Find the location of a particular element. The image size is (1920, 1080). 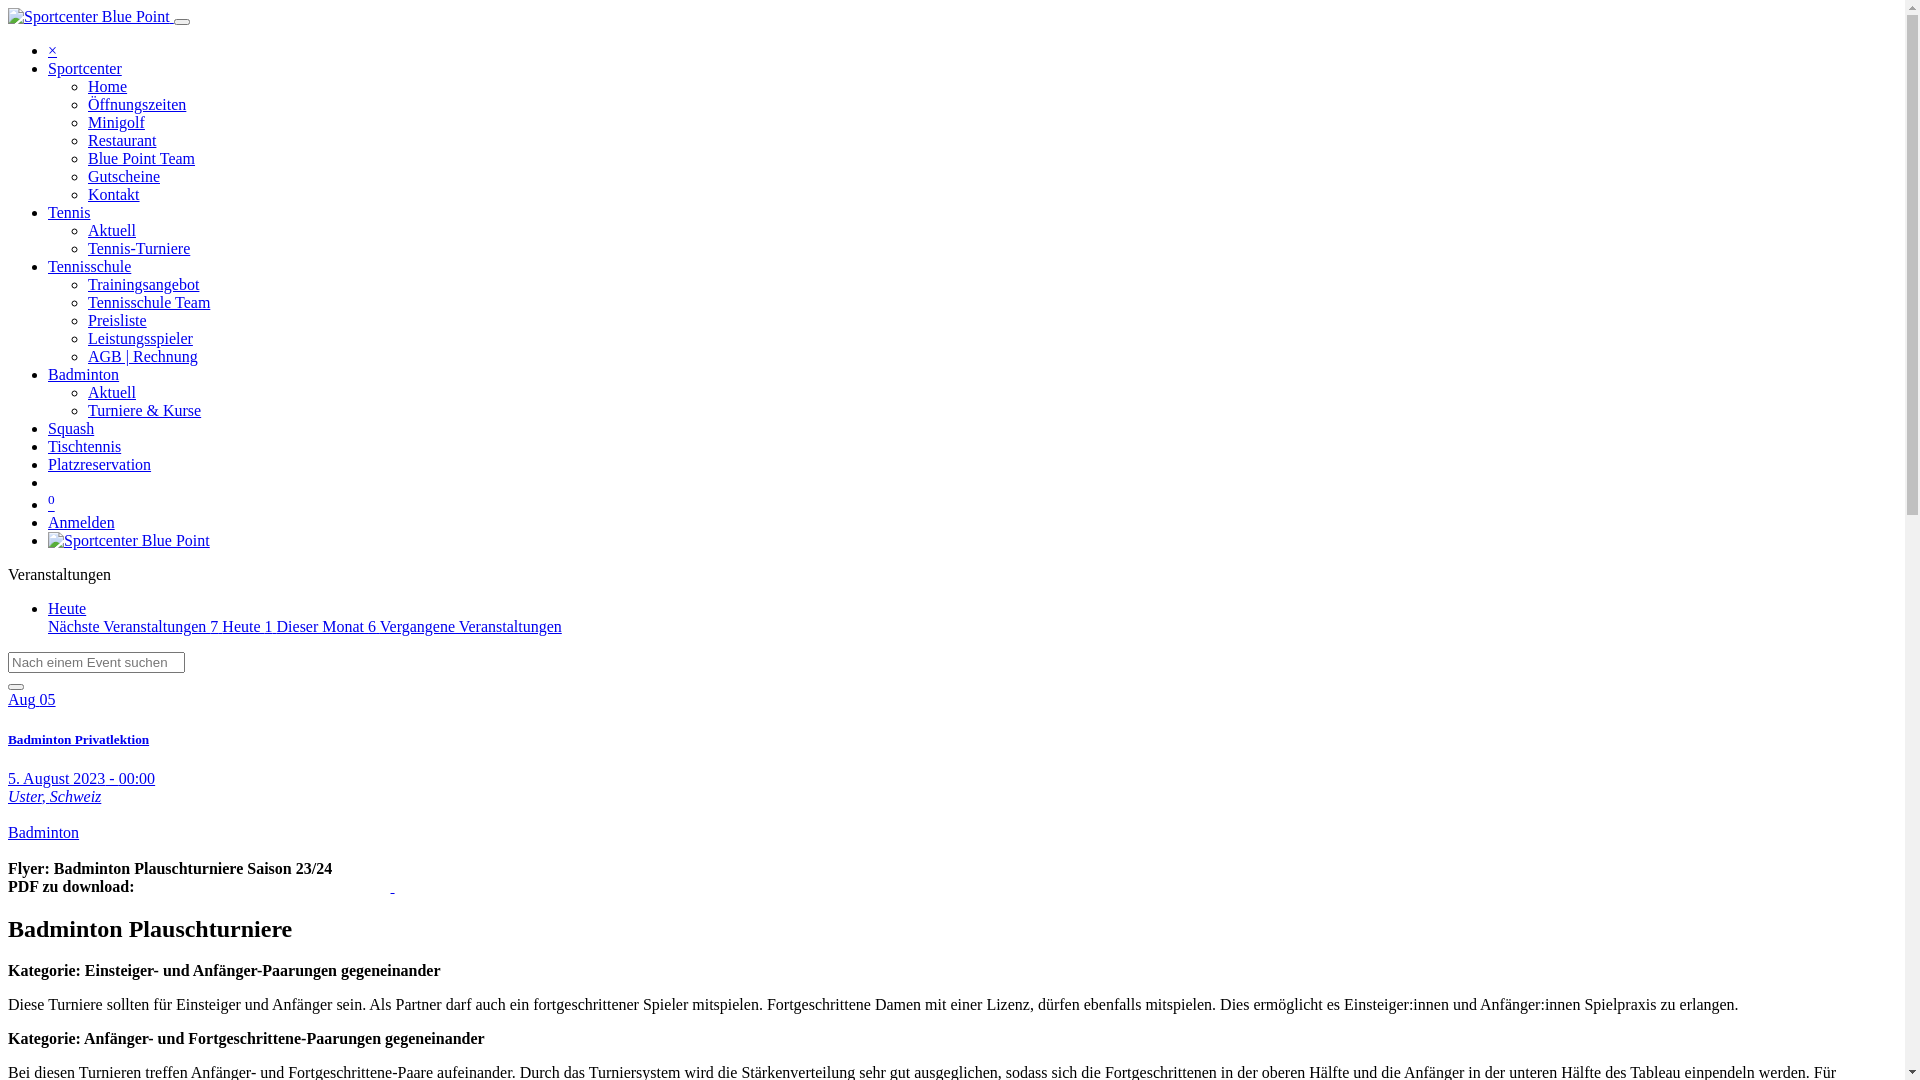

'Tennisschule' is located at coordinates (88, 265).